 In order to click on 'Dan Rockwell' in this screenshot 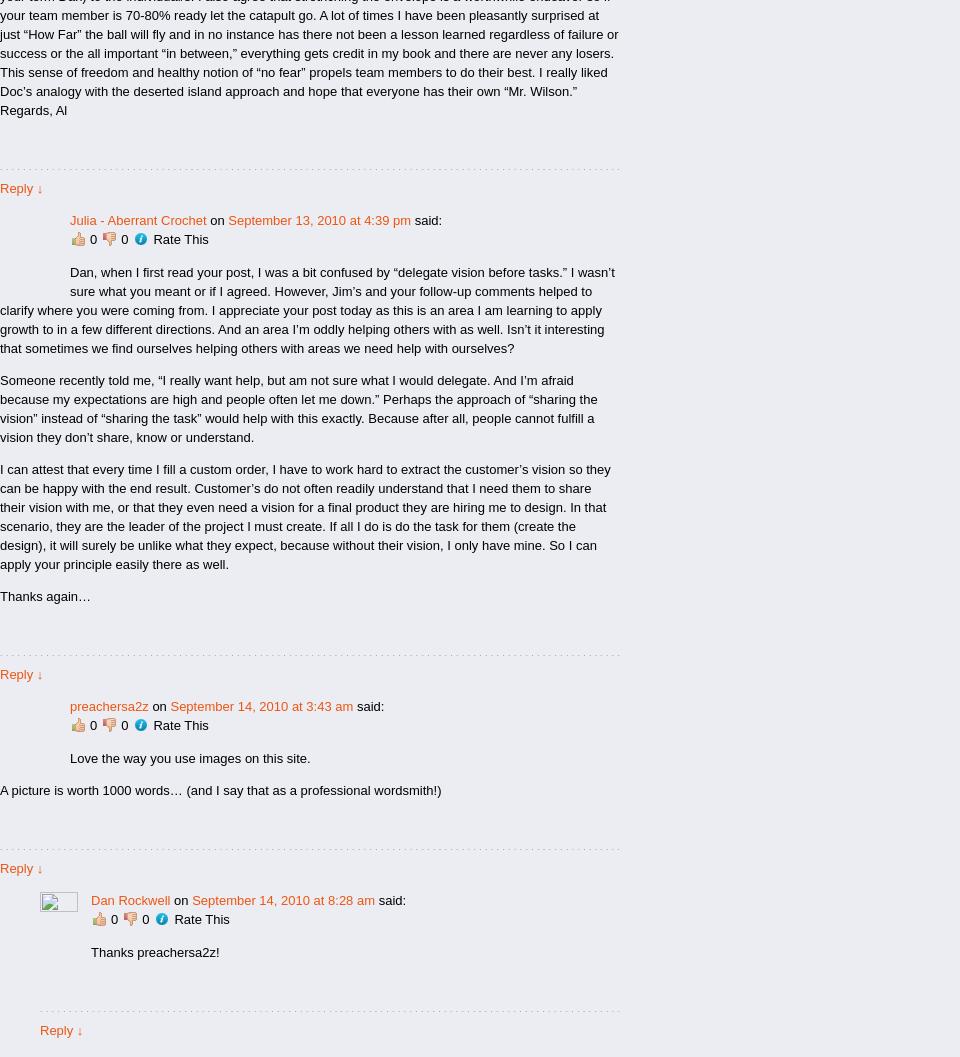, I will do `click(129, 899)`.